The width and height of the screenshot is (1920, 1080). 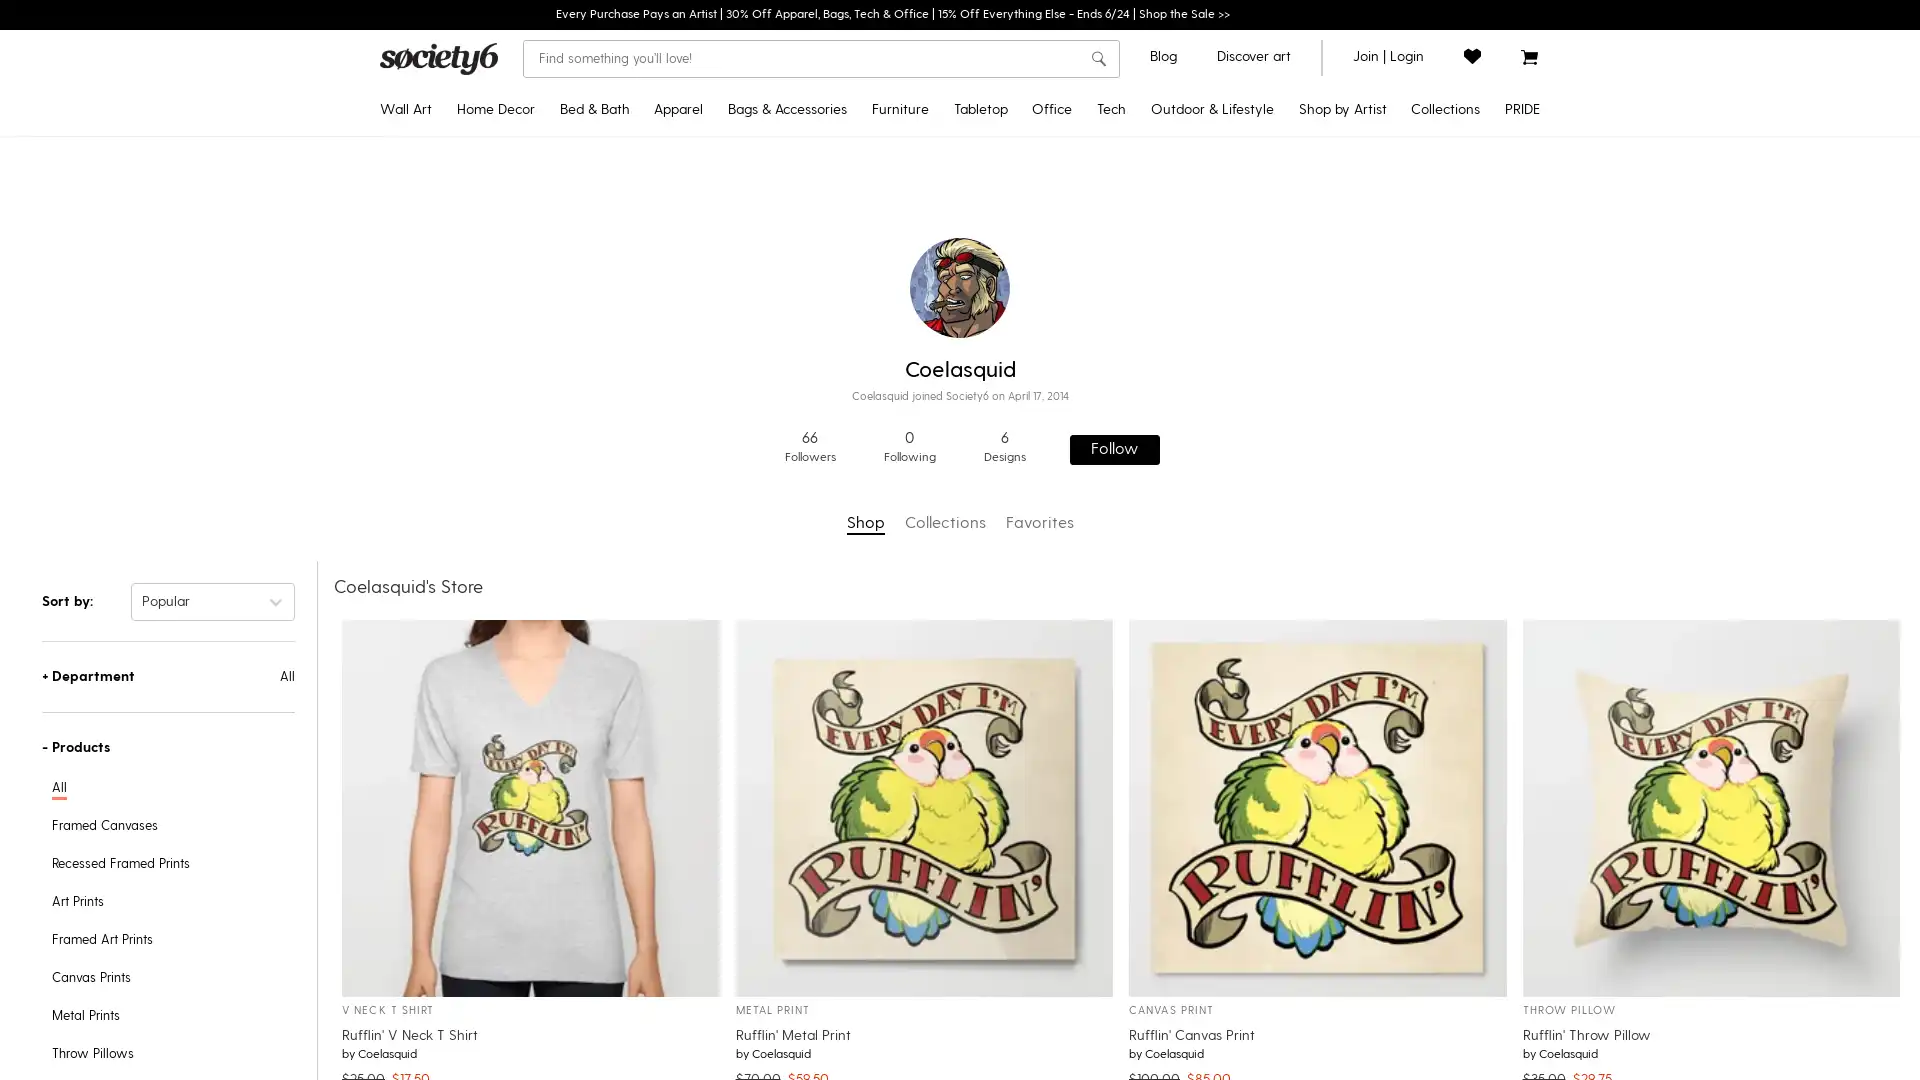 I want to click on Leggings, so click(x=741, y=385).